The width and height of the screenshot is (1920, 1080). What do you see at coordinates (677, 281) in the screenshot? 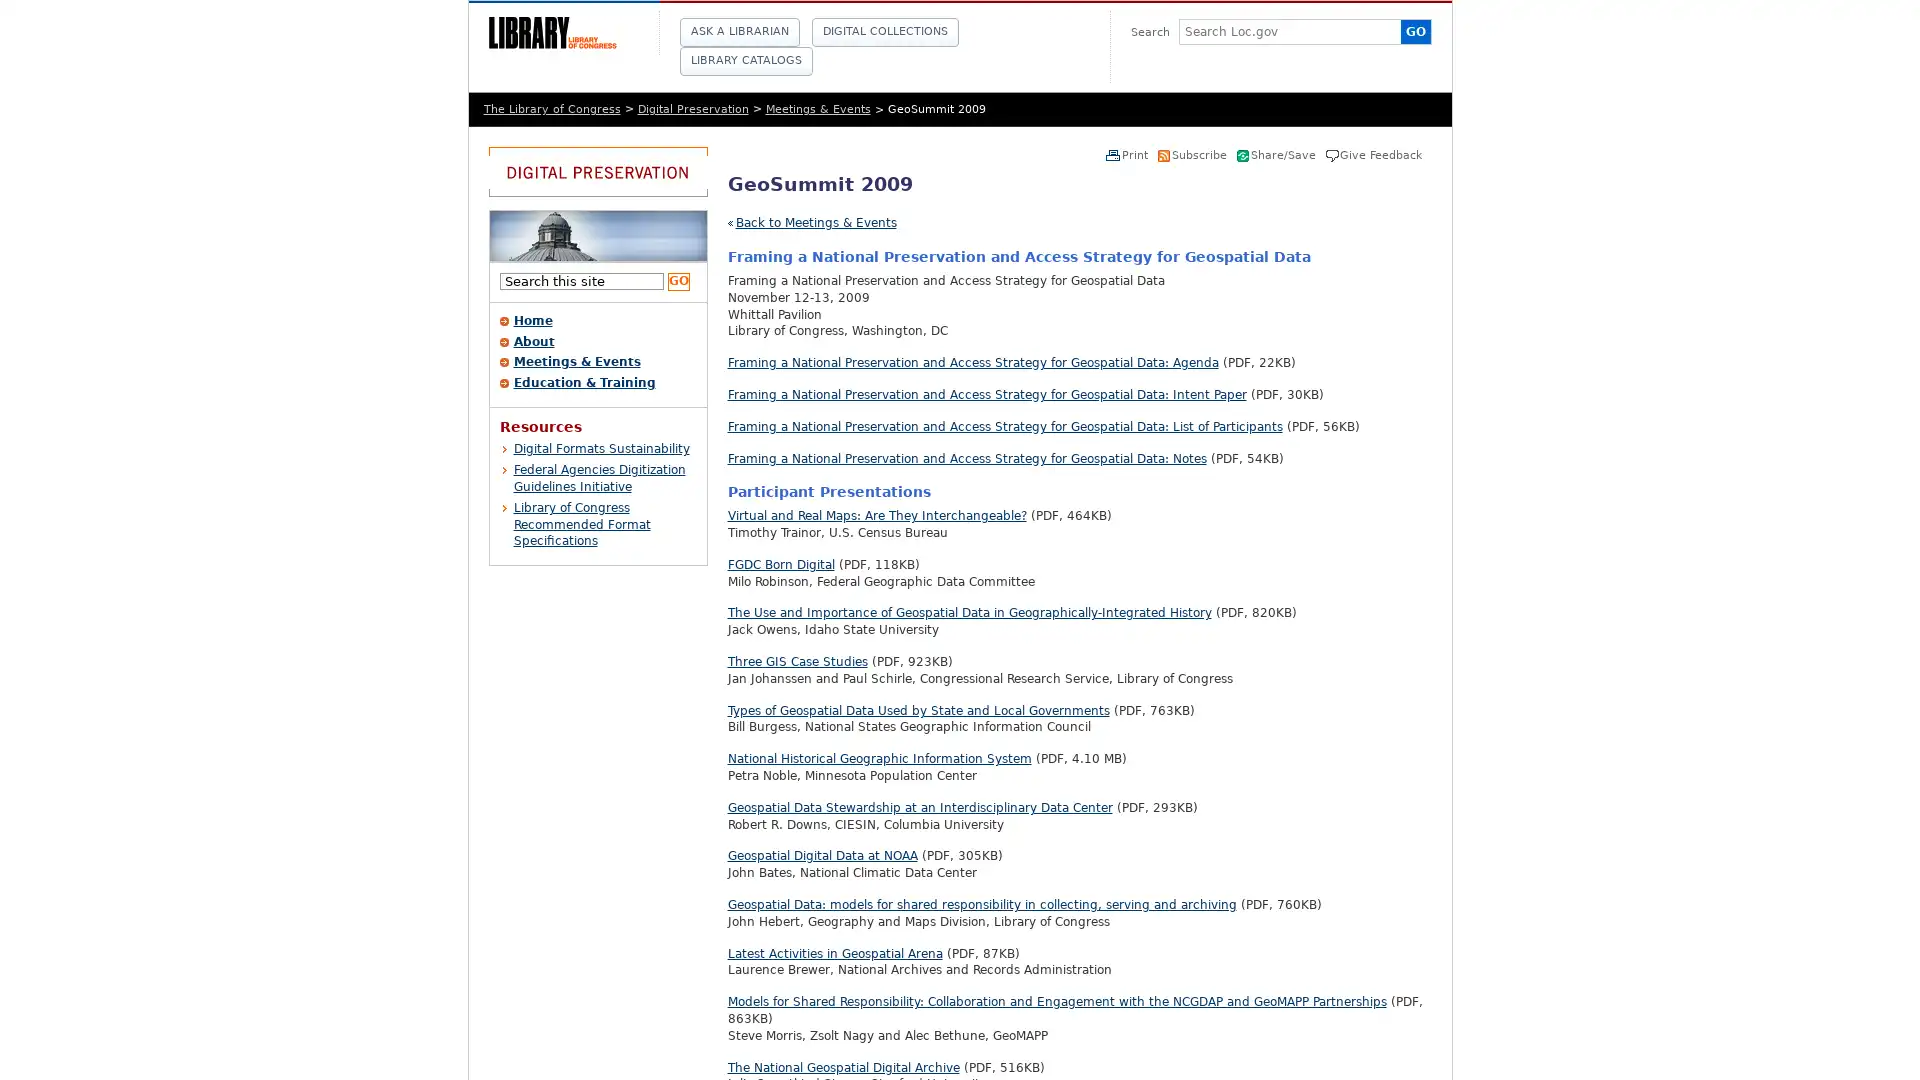
I see `GO` at bounding box center [677, 281].